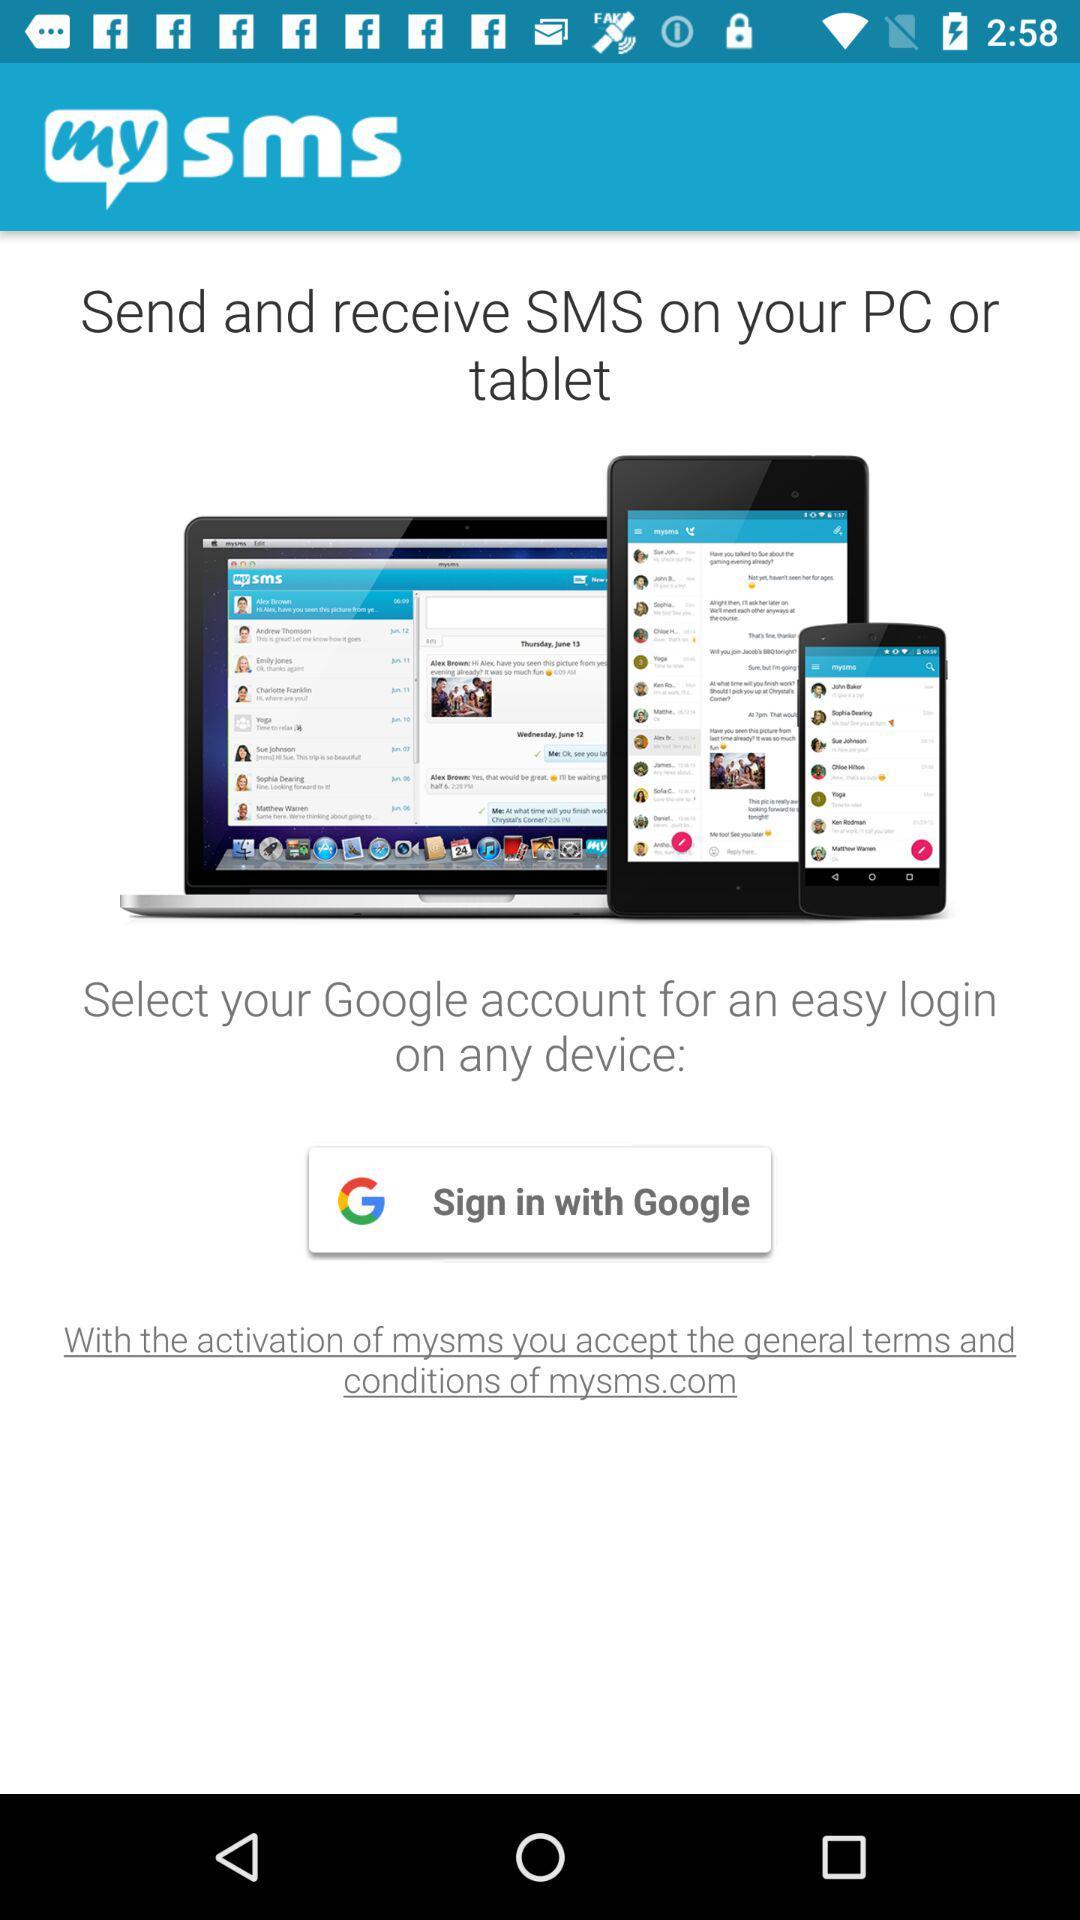 The height and width of the screenshot is (1920, 1080). Describe the element at coordinates (540, 1358) in the screenshot. I see `the item below the sign in with icon` at that location.